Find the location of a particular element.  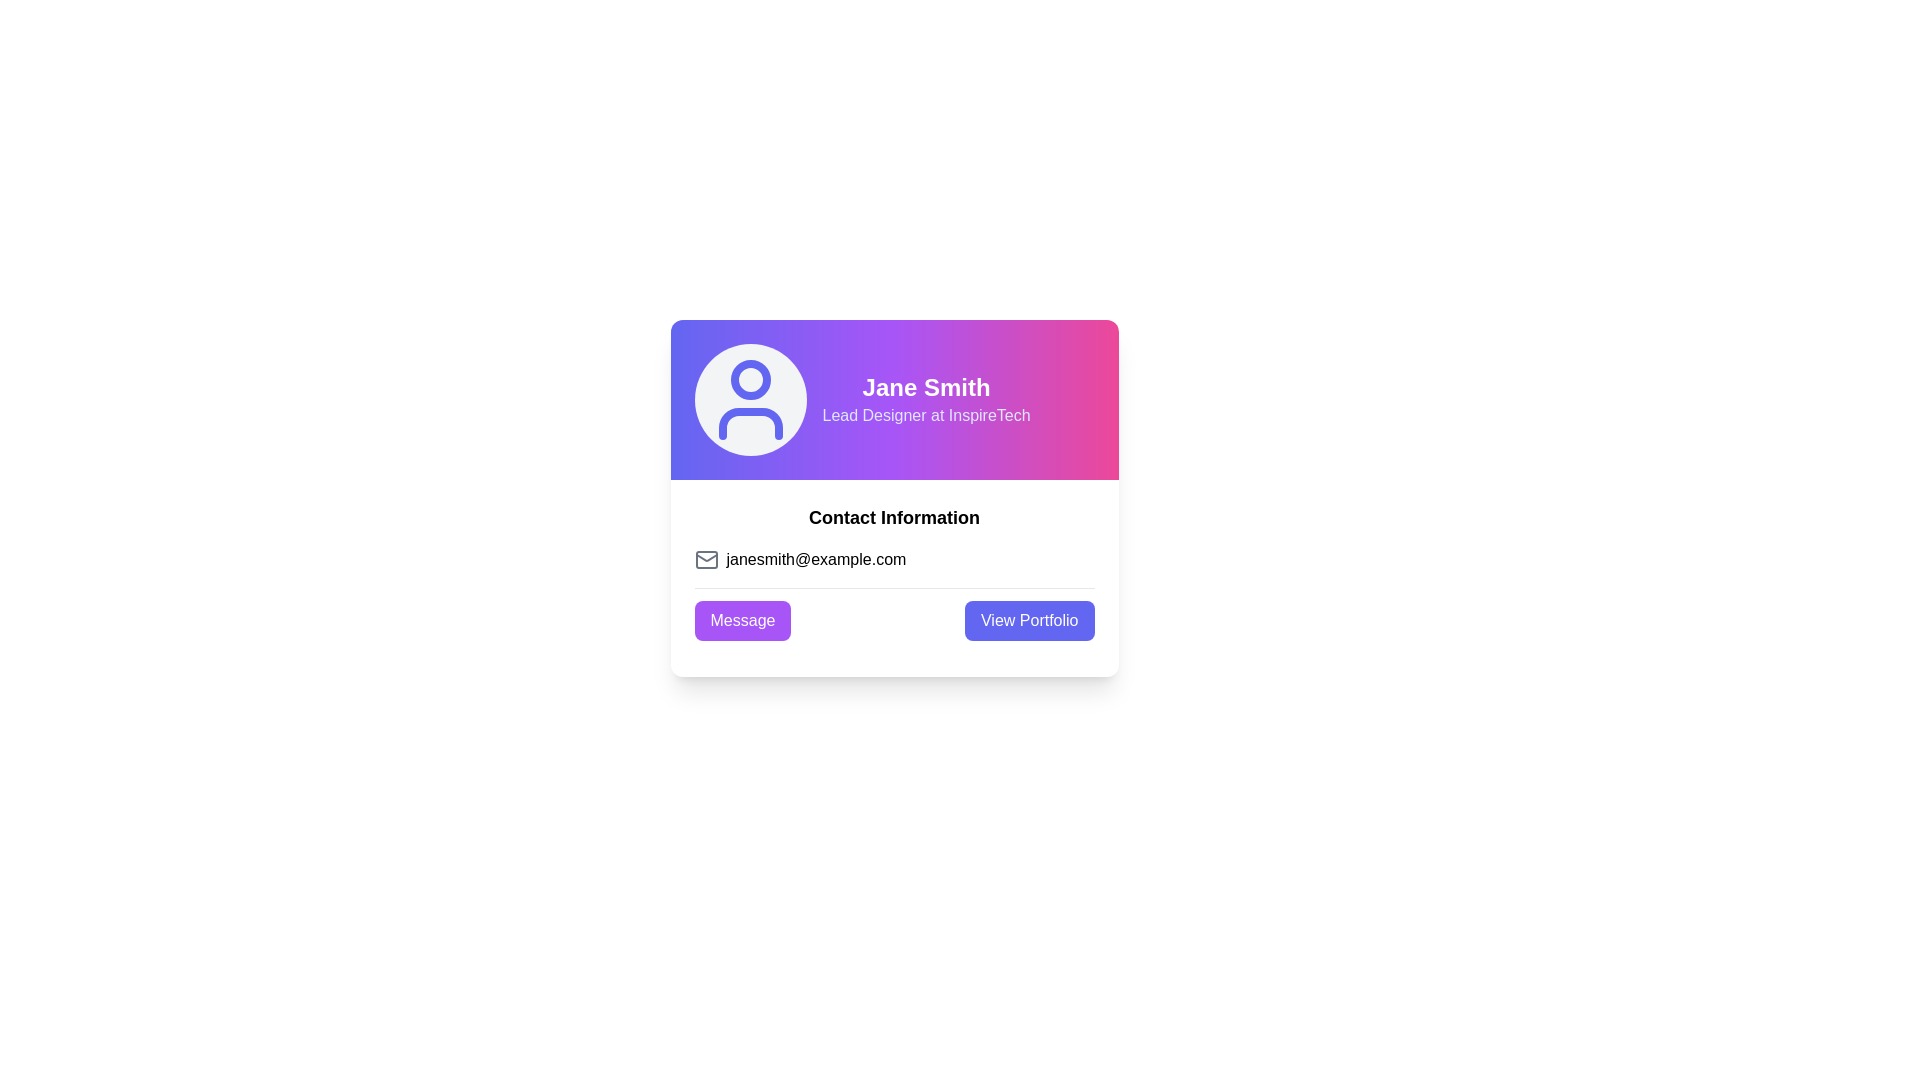

the portfolio button located on the right side below the email address section is located at coordinates (1029, 620).